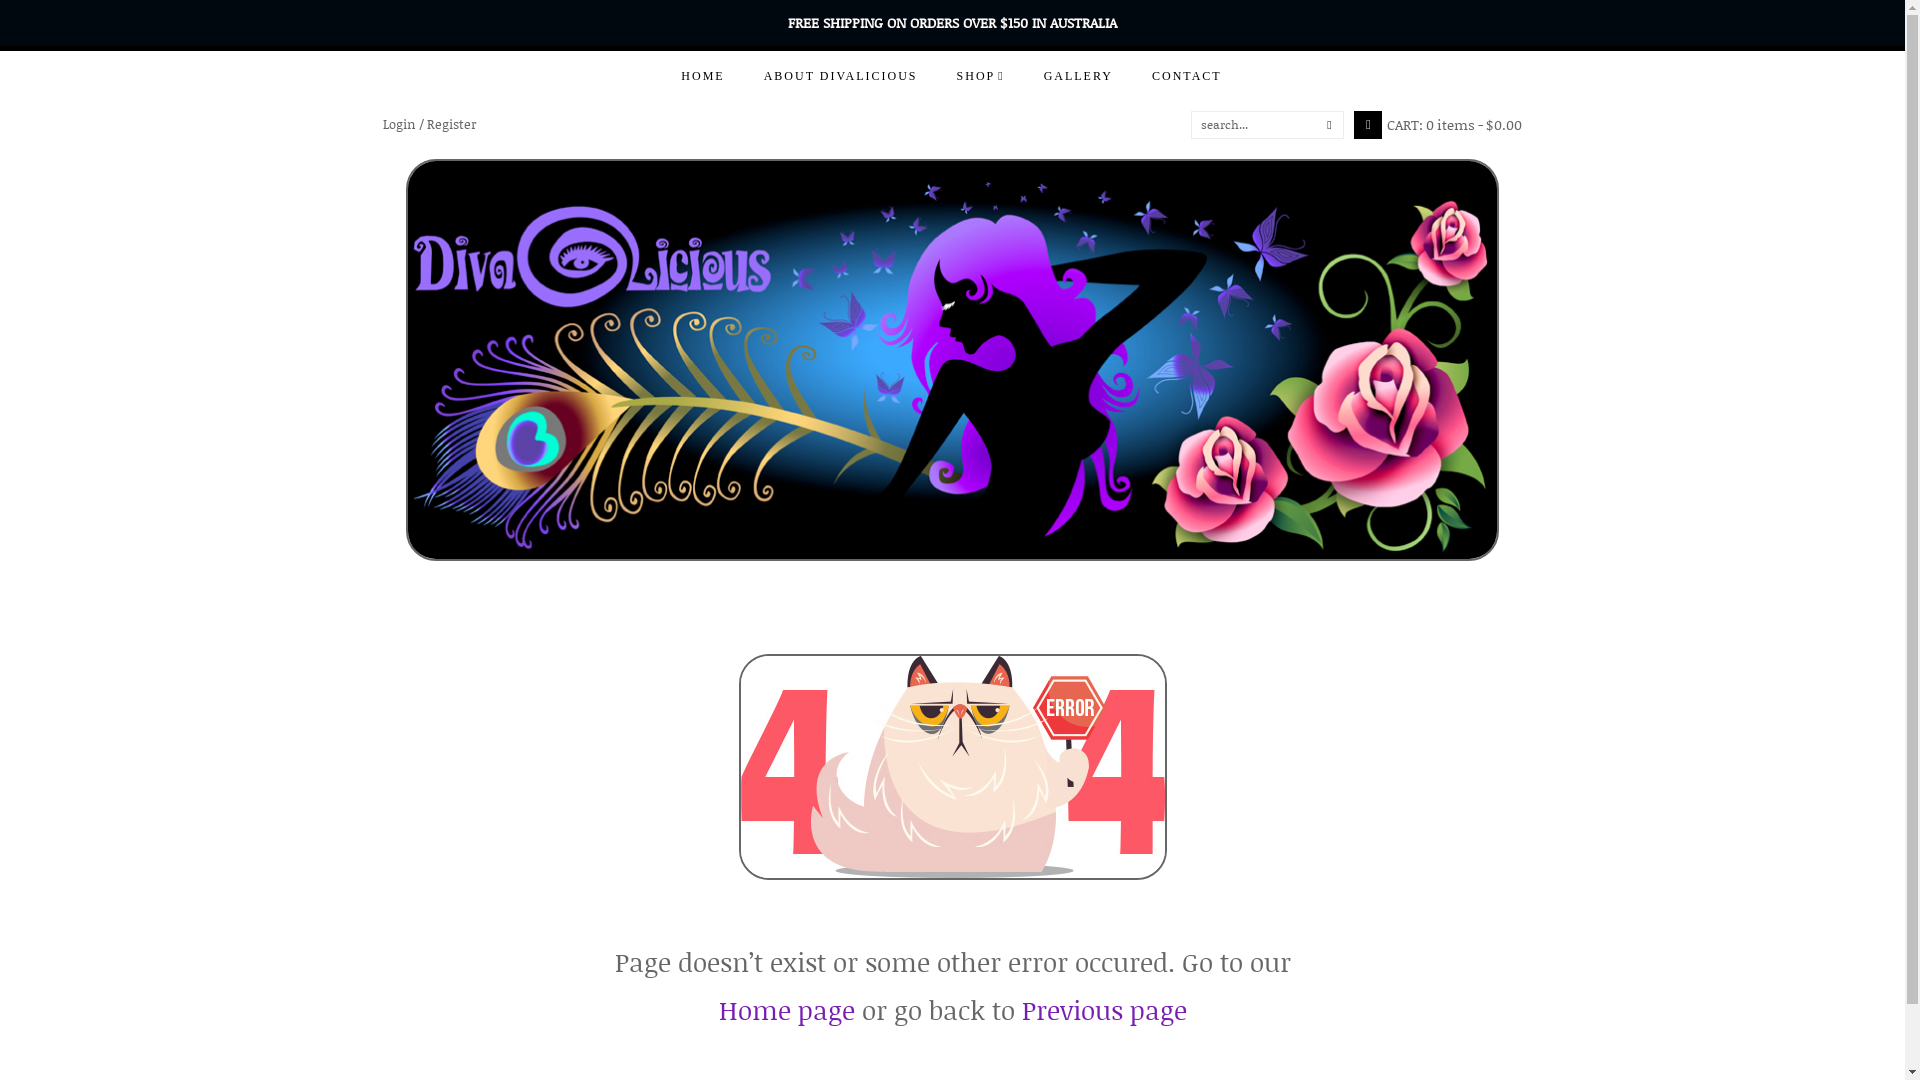 Image resolution: width=1920 pixels, height=1080 pixels. I want to click on 'FREE SHIPPING ON ORDERS OVER $150 IN AUSTRALIA', so click(951, 22).